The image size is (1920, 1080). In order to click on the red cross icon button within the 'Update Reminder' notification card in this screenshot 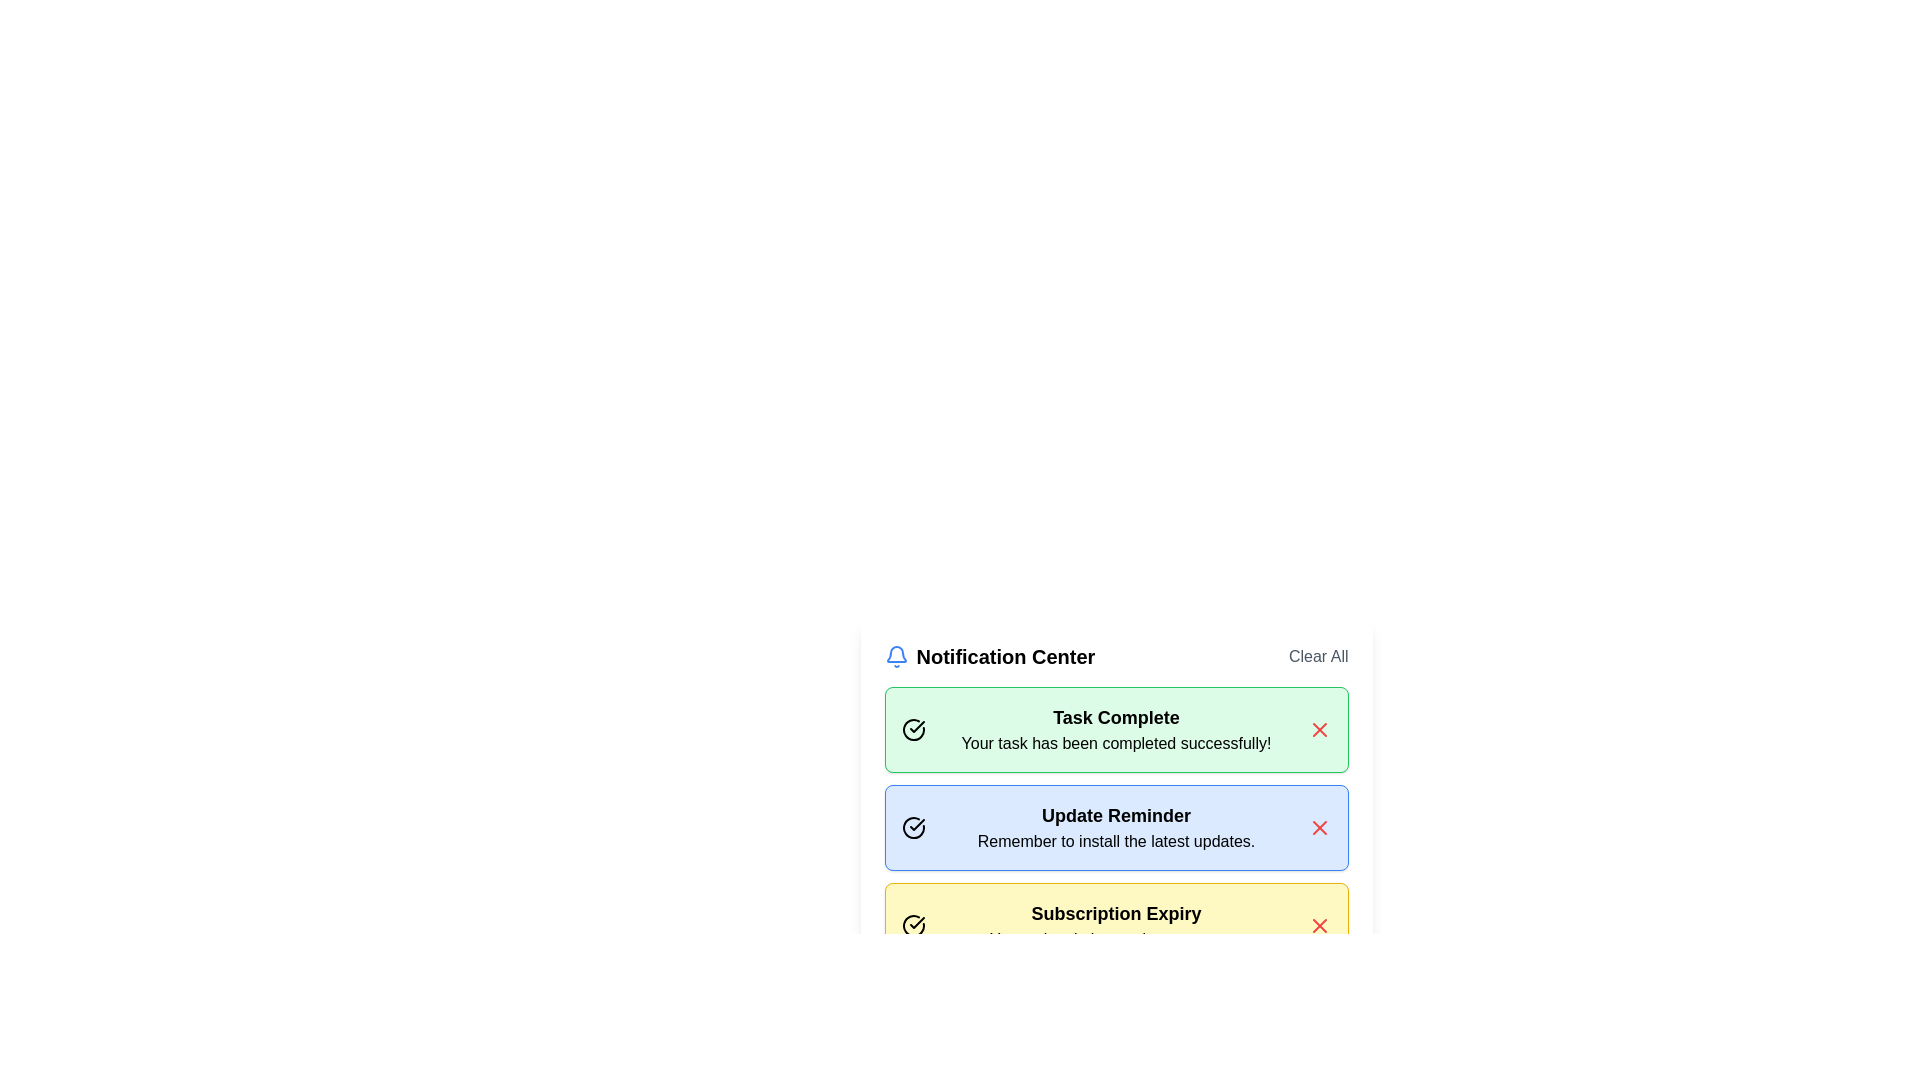, I will do `click(1319, 828)`.